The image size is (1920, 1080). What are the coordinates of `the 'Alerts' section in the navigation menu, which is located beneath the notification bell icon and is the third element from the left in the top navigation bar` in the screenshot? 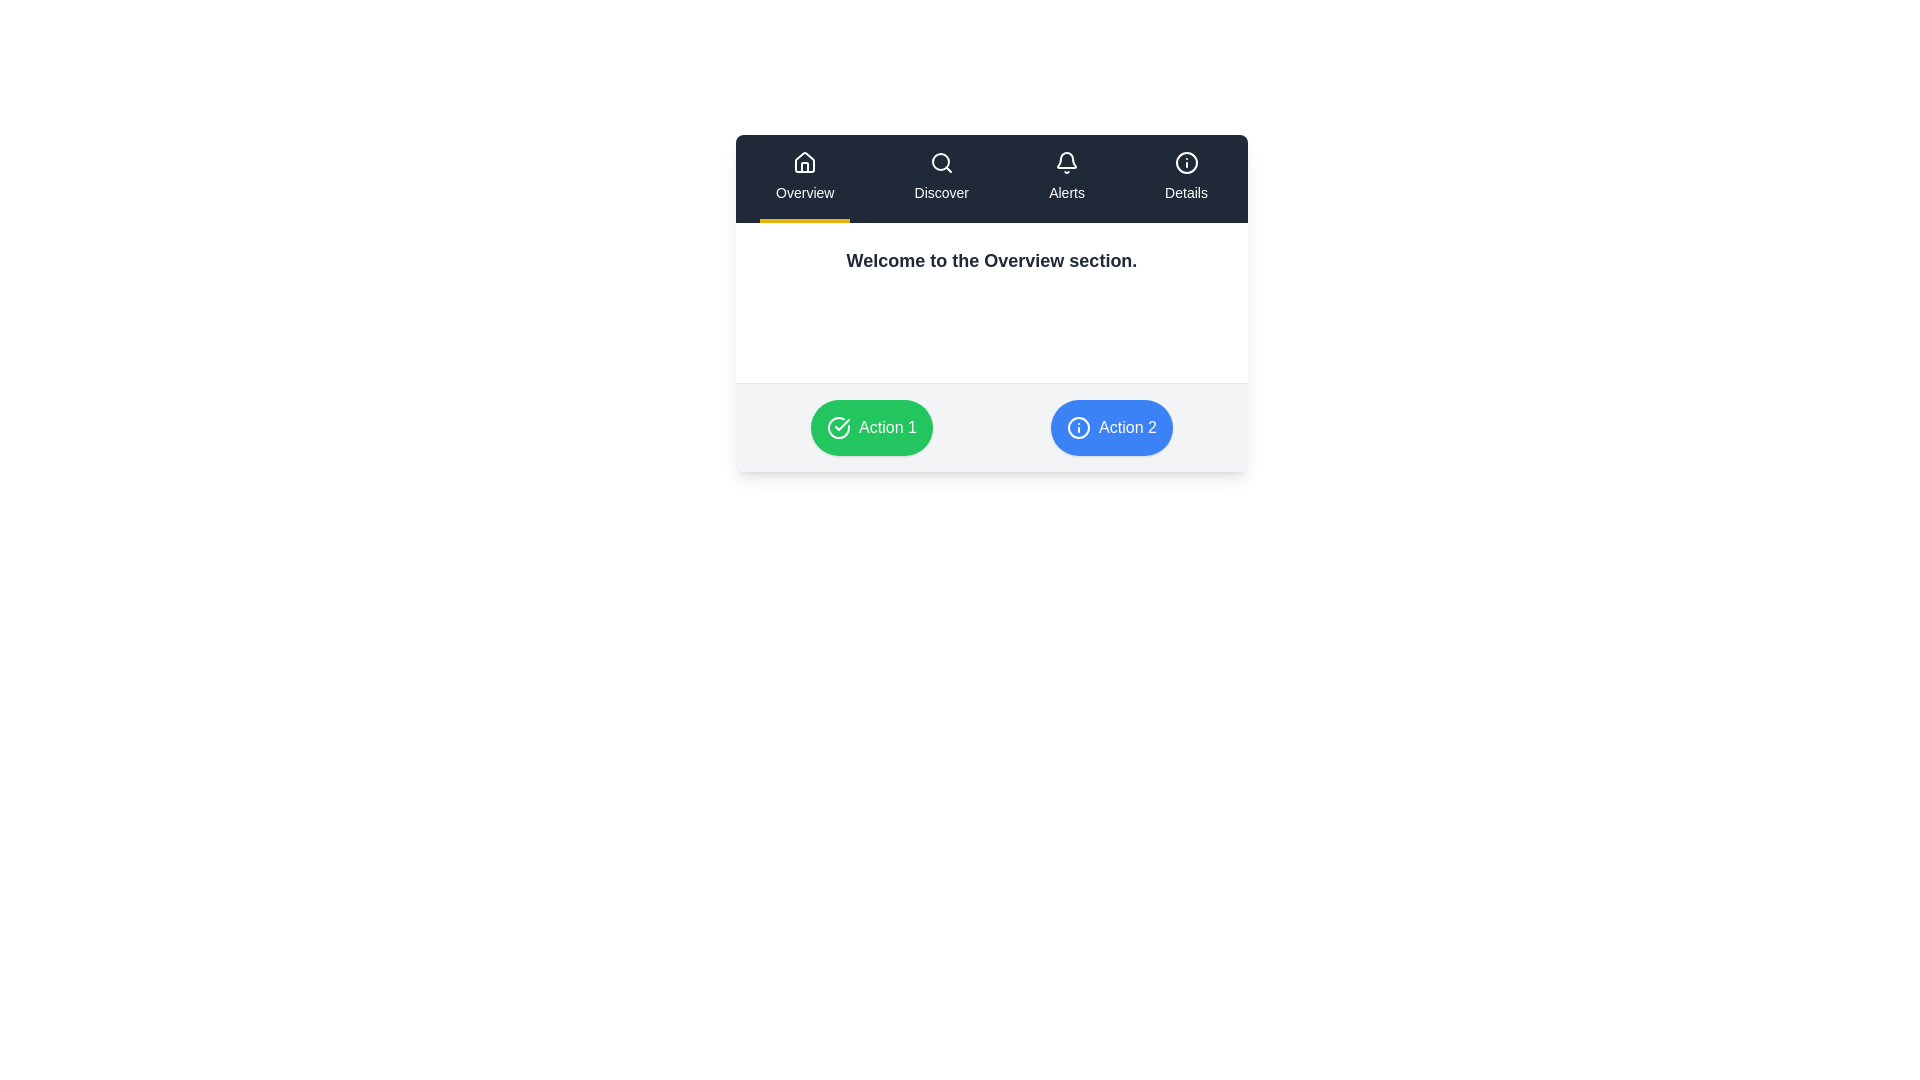 It's located at (1066, 192).